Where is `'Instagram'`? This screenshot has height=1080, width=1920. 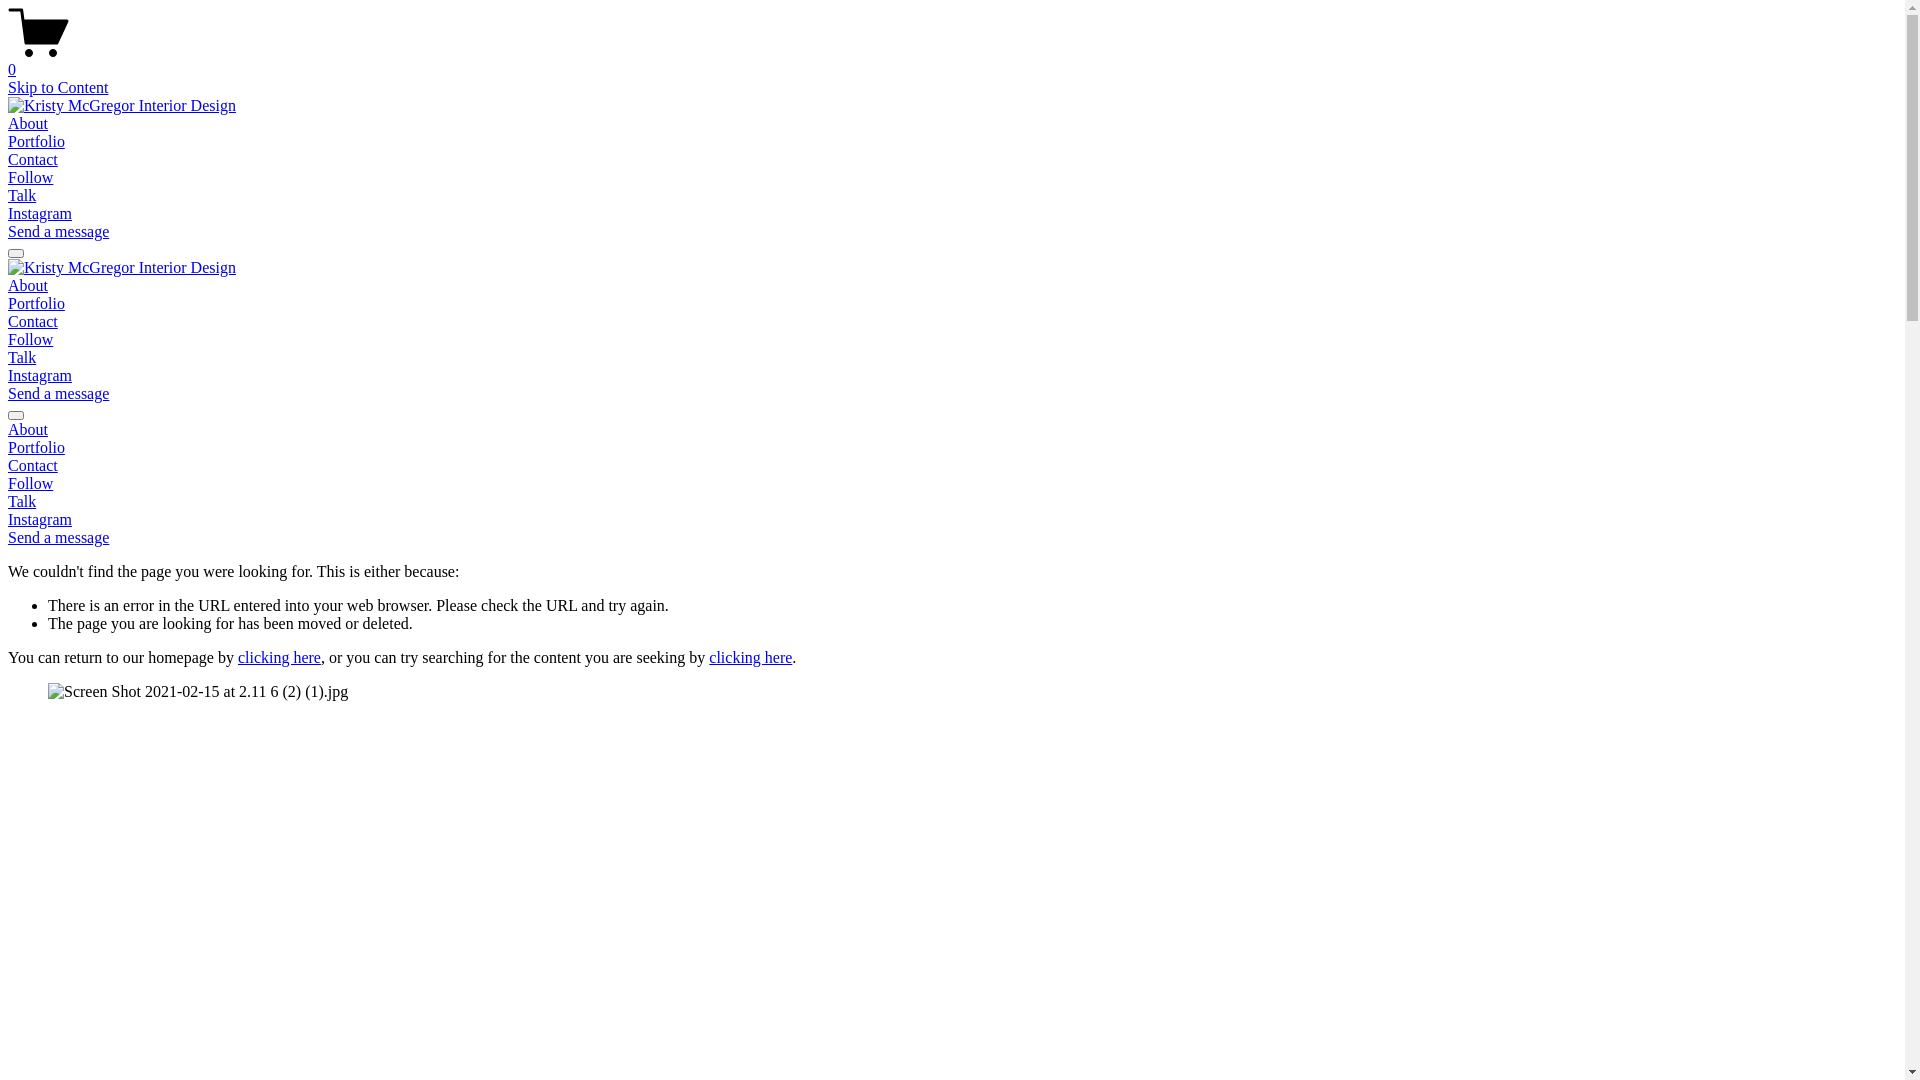
'Instagram' is located at coordinates (39, 375).